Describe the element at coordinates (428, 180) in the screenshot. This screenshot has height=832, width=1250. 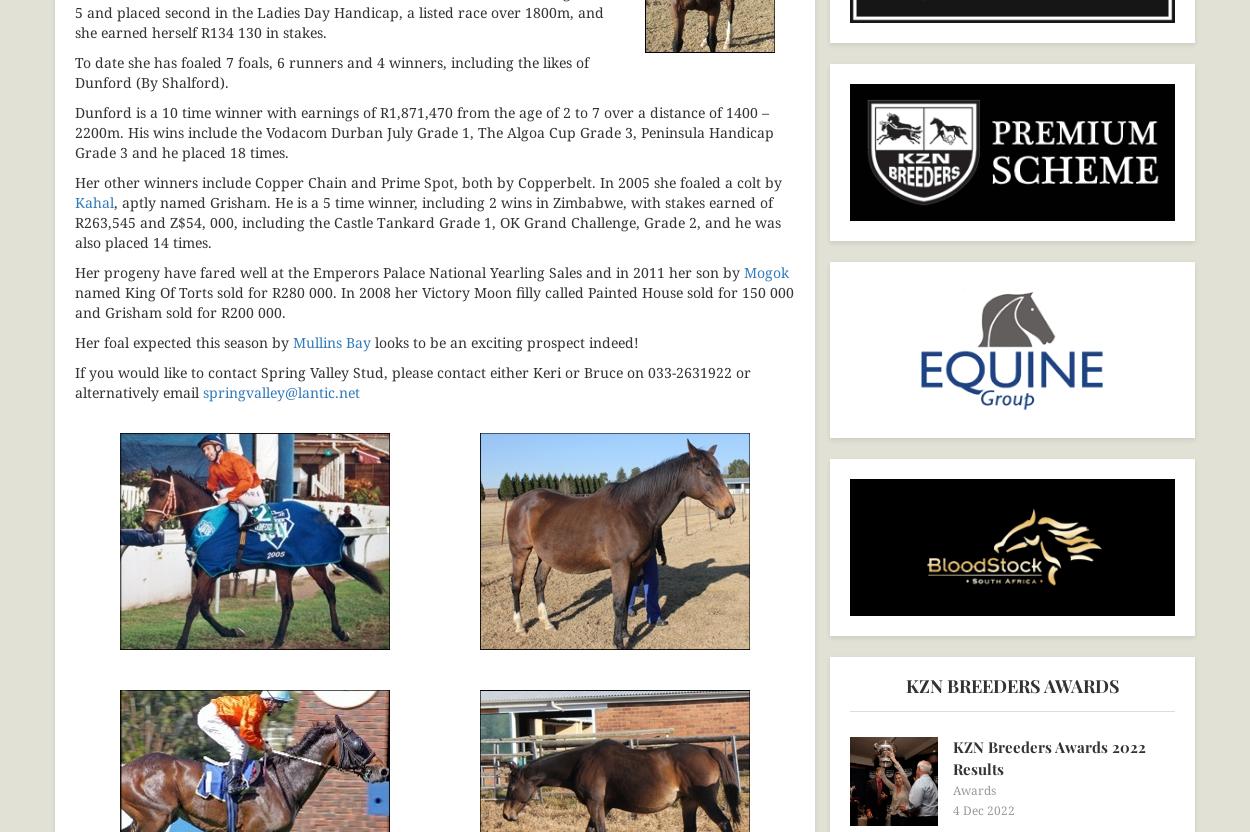
I see `'Her other winners include Copper Chain and Prime Spot, both by Copperbelt. In 2005 she foaled a colt by'` at that location.